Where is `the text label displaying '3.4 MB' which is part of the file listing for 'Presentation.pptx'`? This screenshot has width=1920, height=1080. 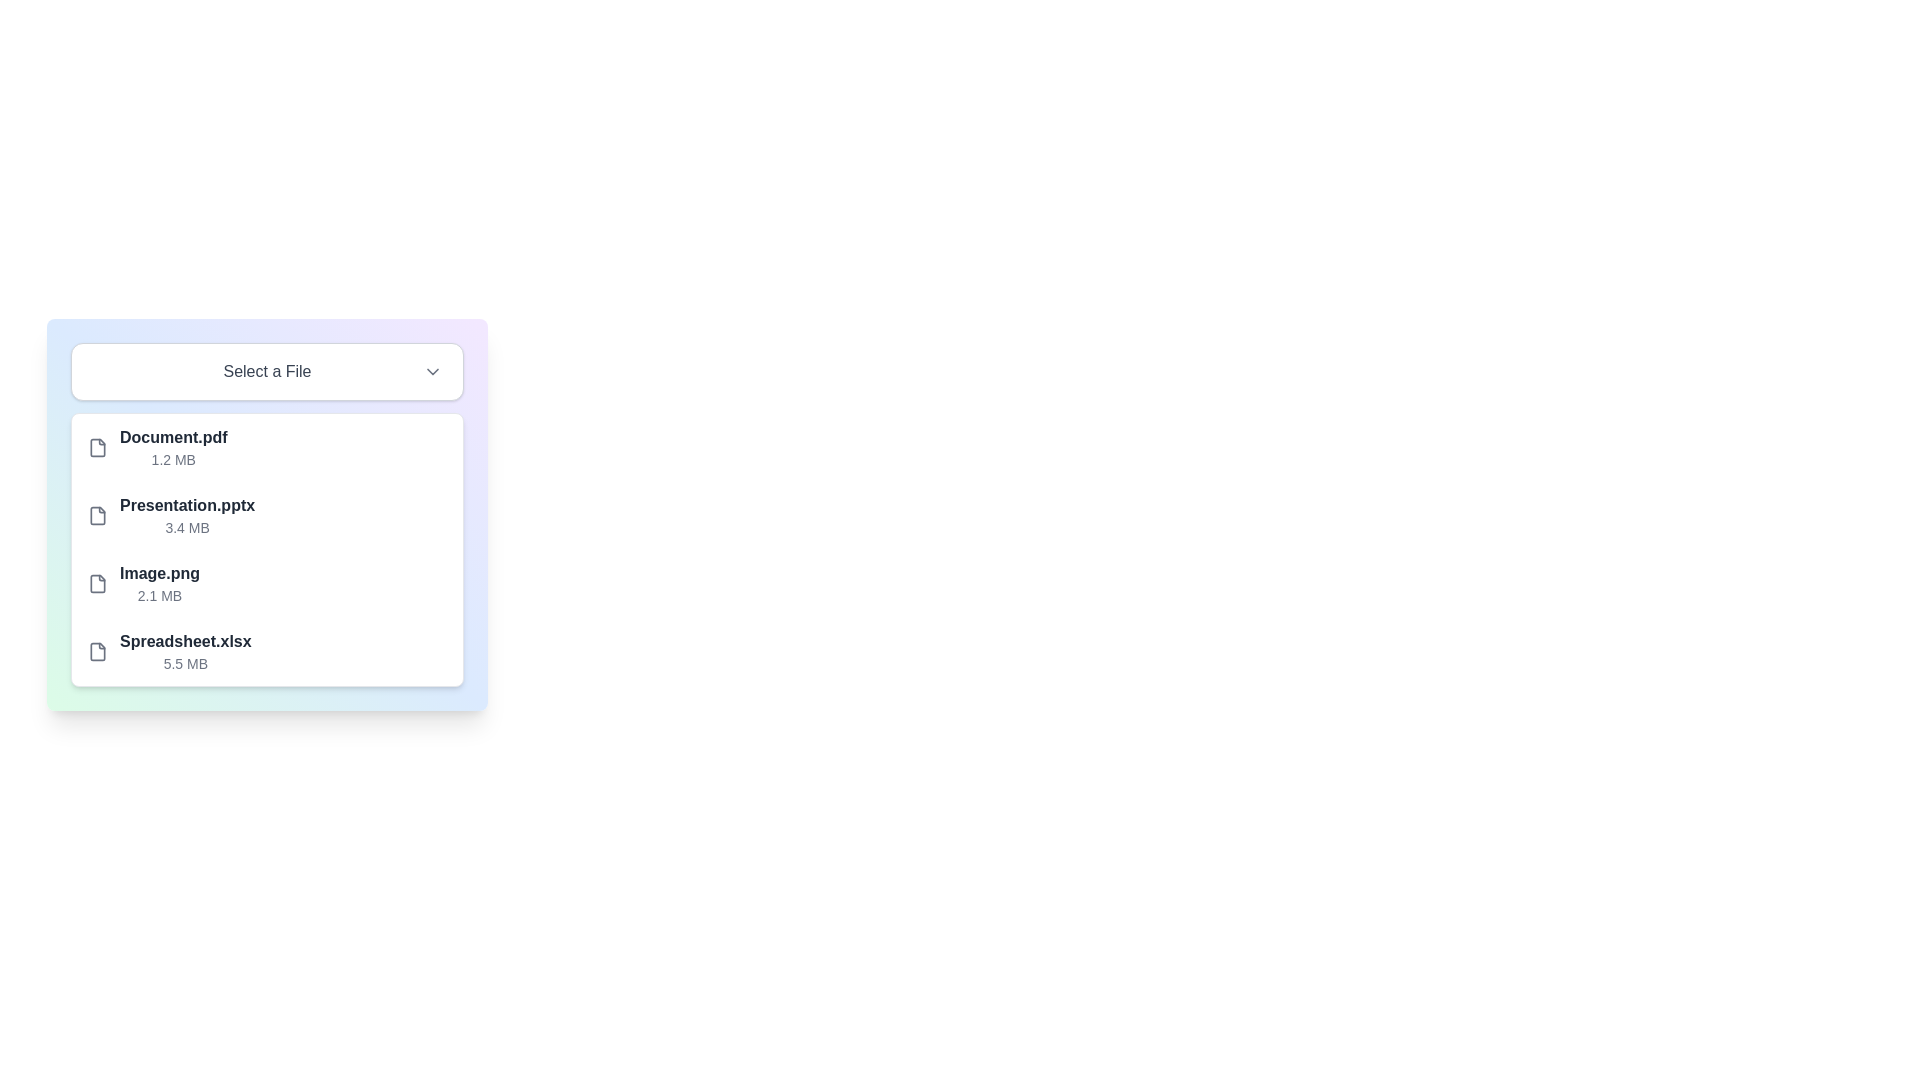 the text label displaying '3.4 MB' which is part of the file listing for 'Presentation.pptx' is located at coordinates (187, 527).